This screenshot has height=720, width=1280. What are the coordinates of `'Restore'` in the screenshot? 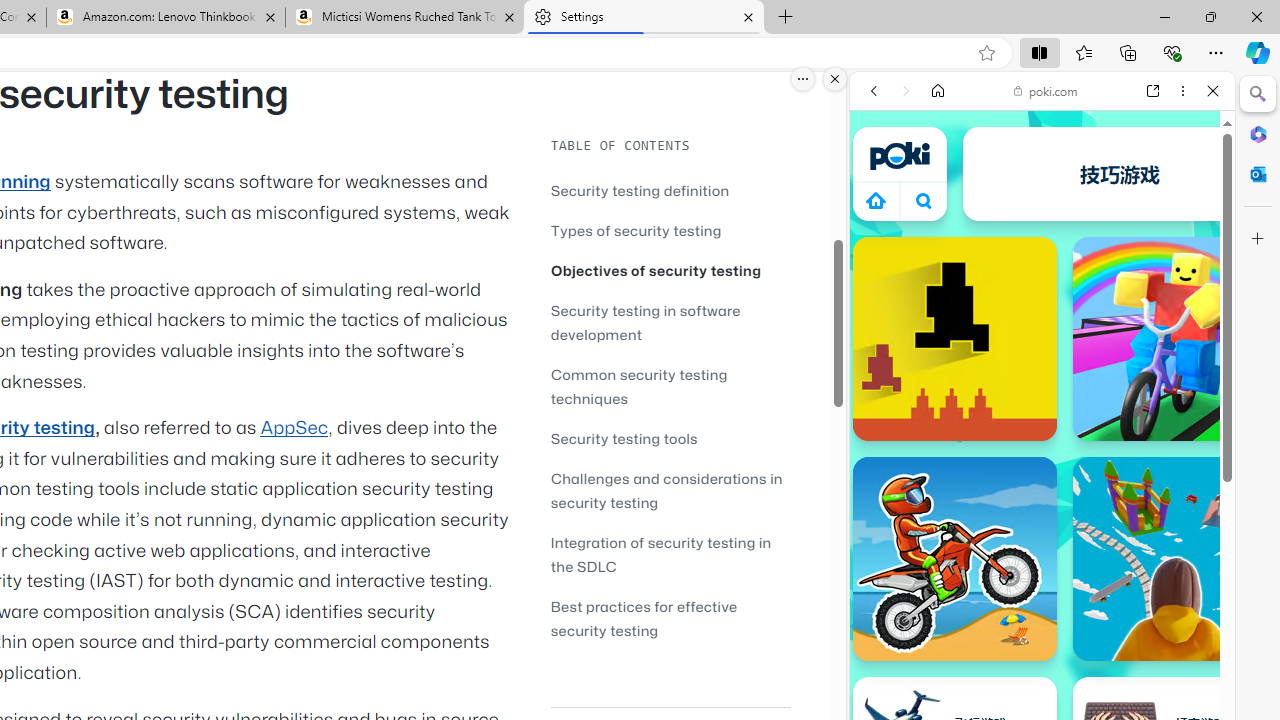 It's located at (1209, 16).